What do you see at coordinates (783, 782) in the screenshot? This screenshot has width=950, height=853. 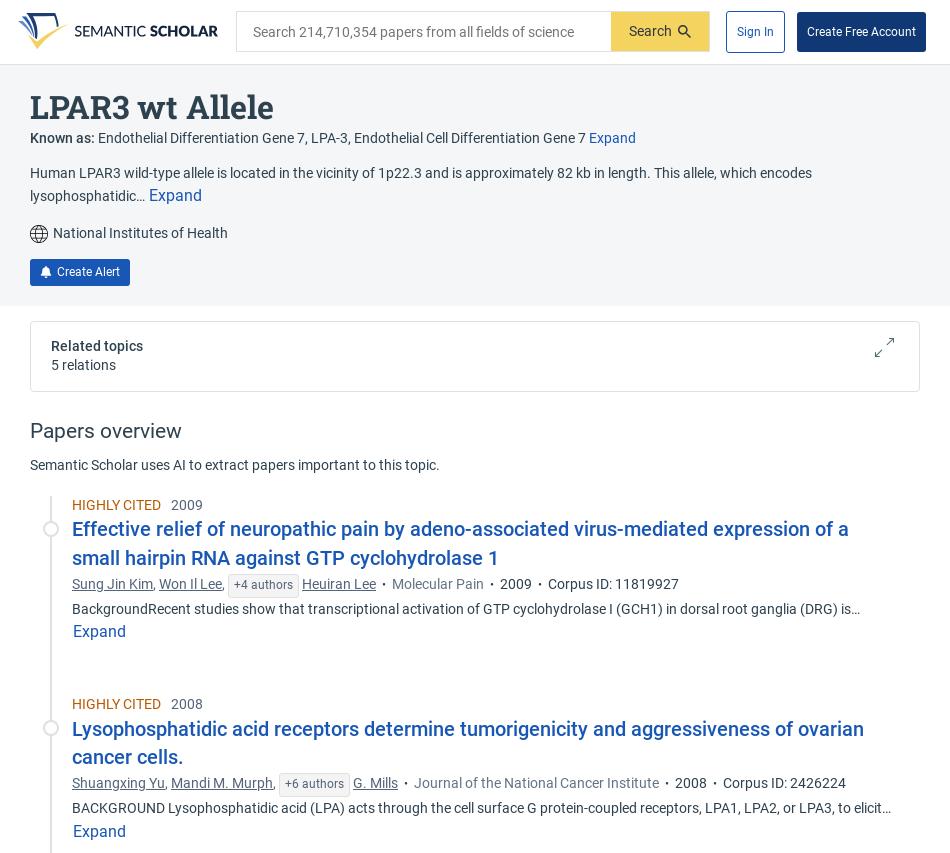 I see `'Corpus ID: 2426224'` at bounding box center [783, 782].